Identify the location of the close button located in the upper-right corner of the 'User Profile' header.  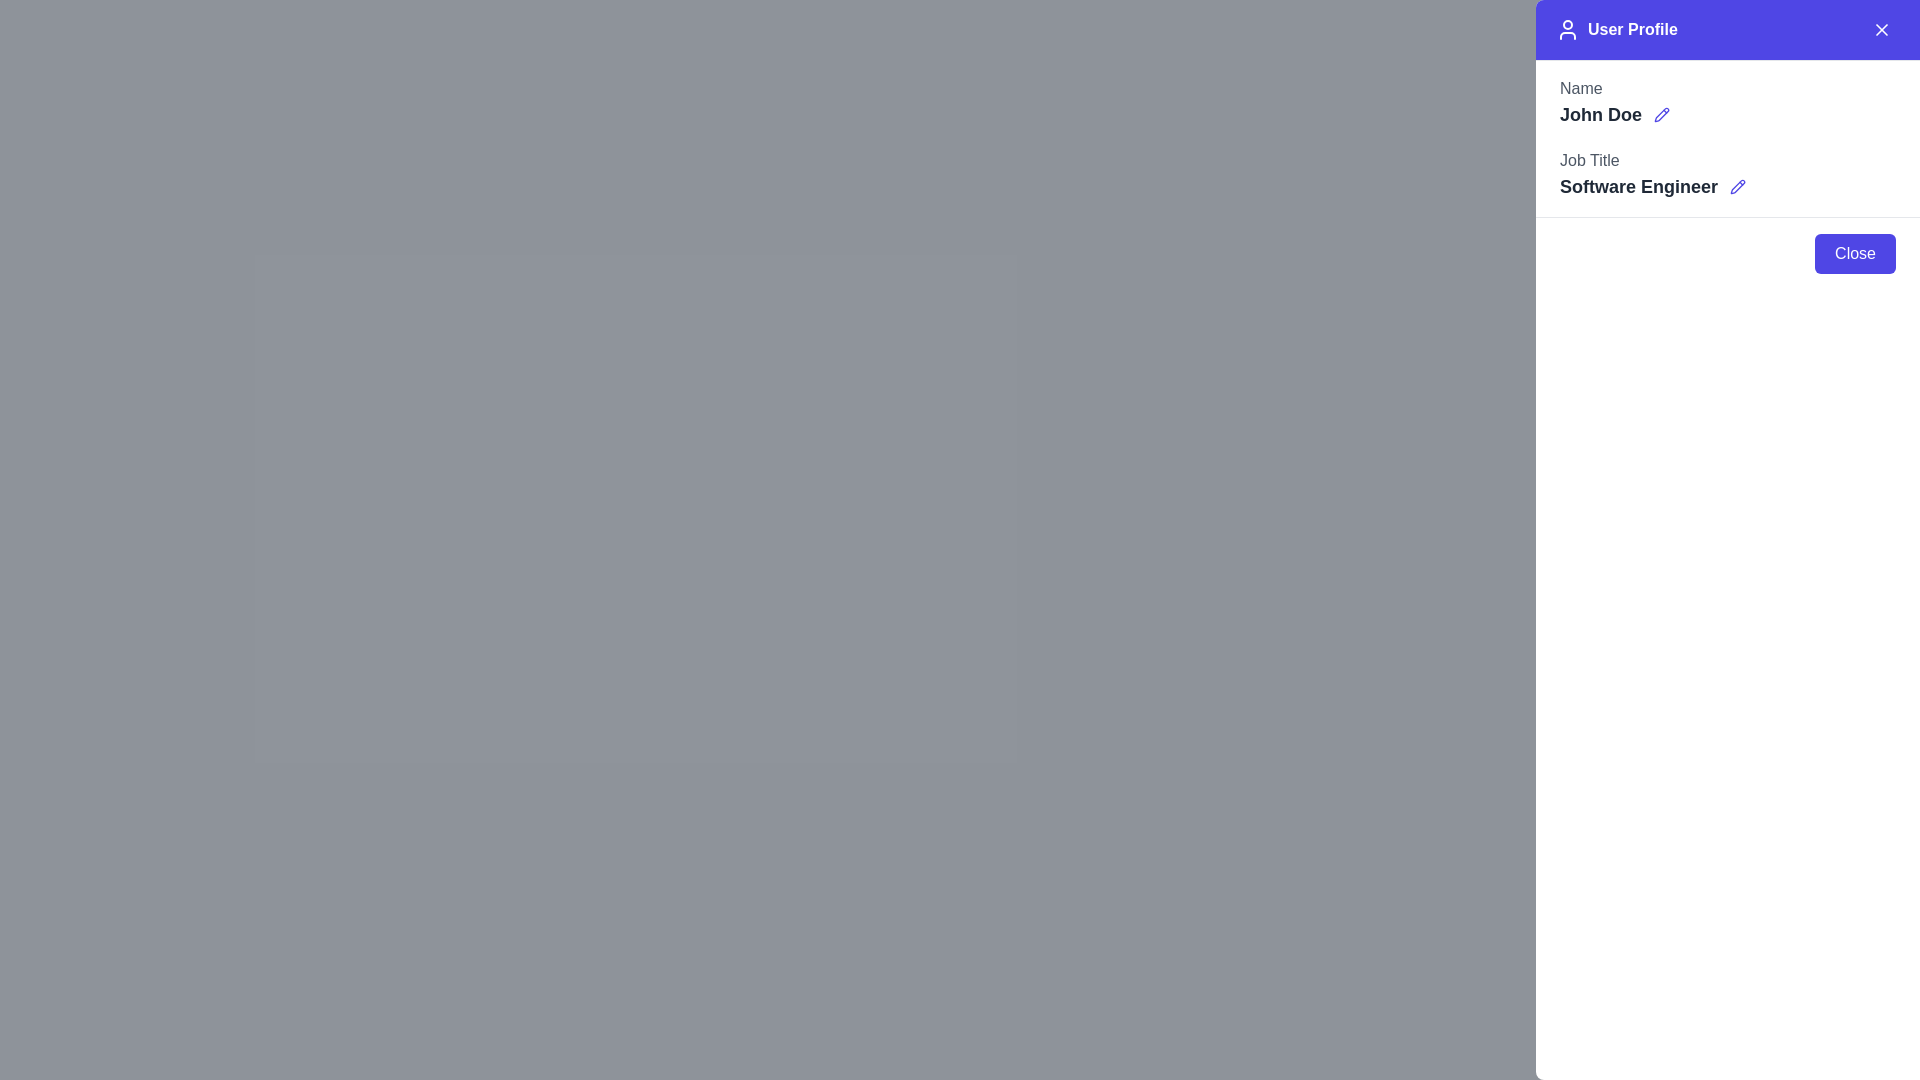
(1880, 30).